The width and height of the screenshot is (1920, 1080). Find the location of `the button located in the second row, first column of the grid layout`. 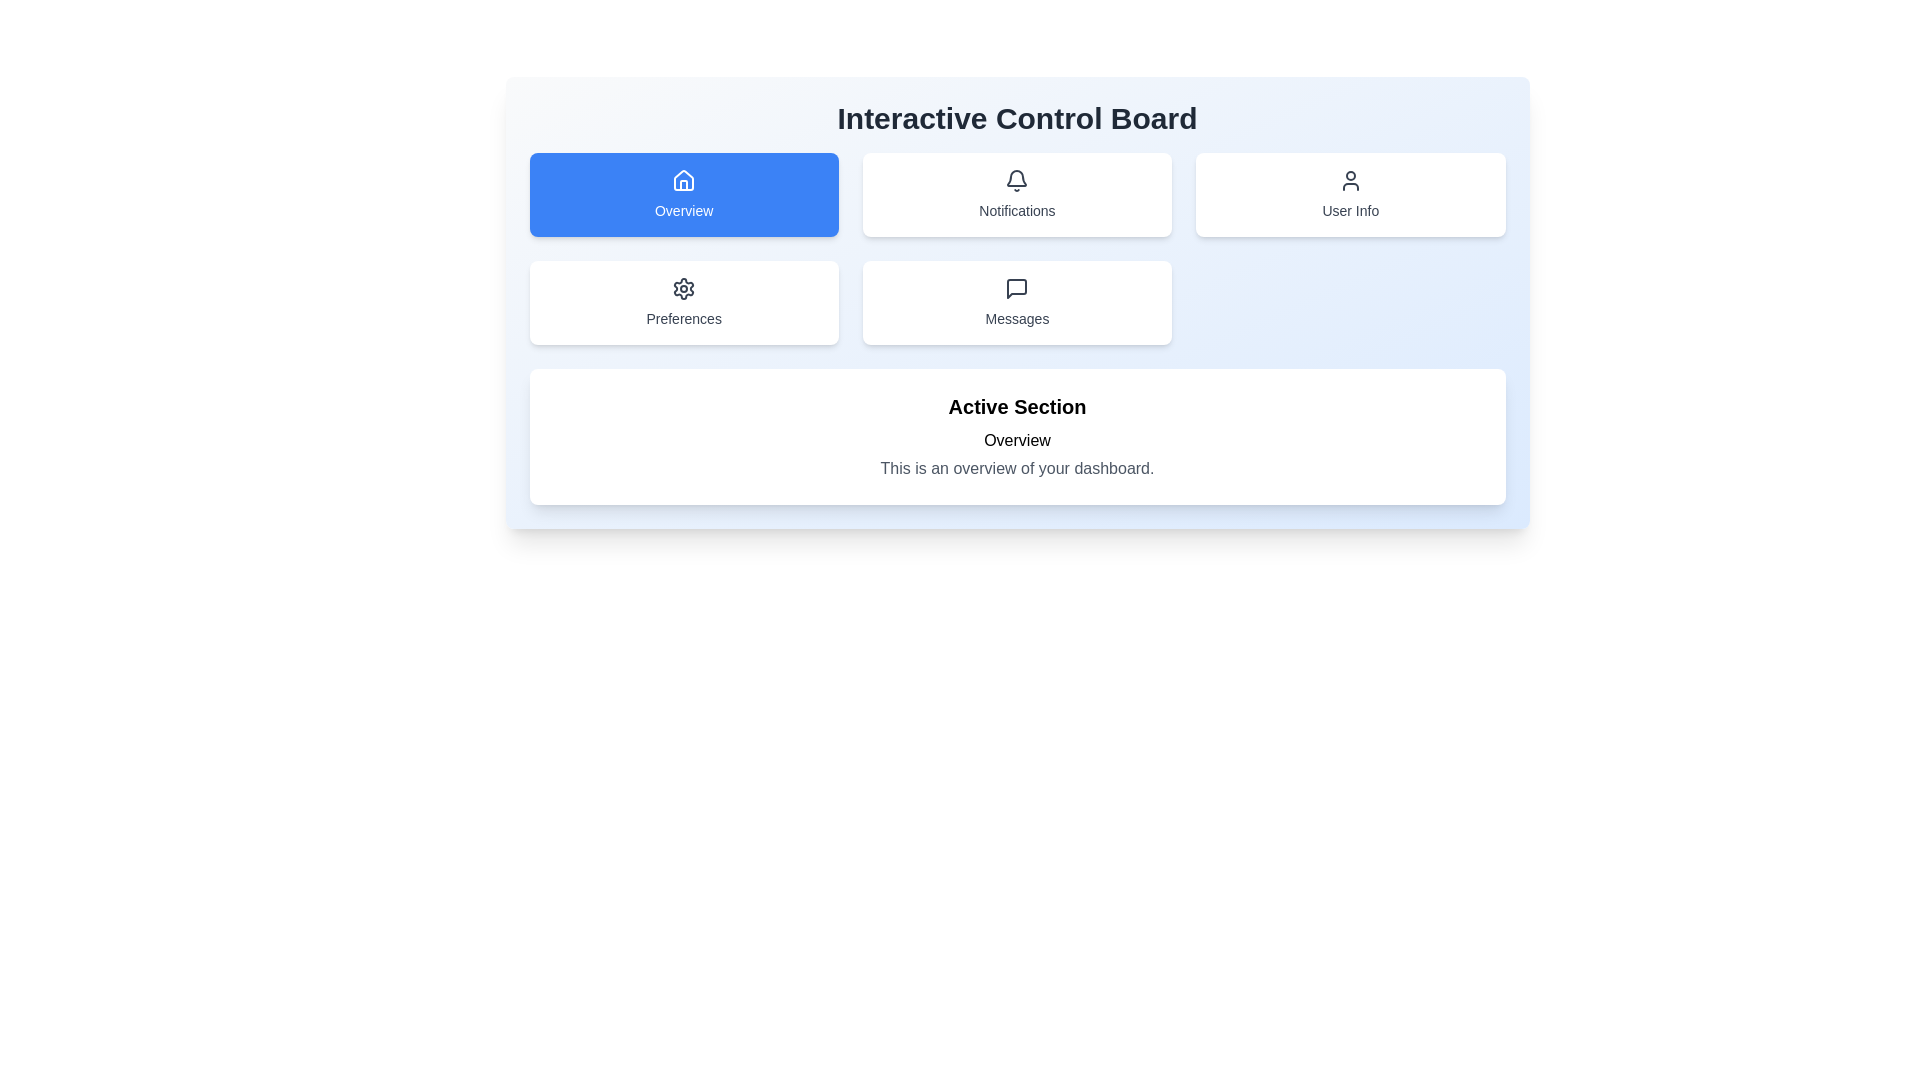

the button located in the second row, first column of the grid layout is located at coordinates (684, 303).